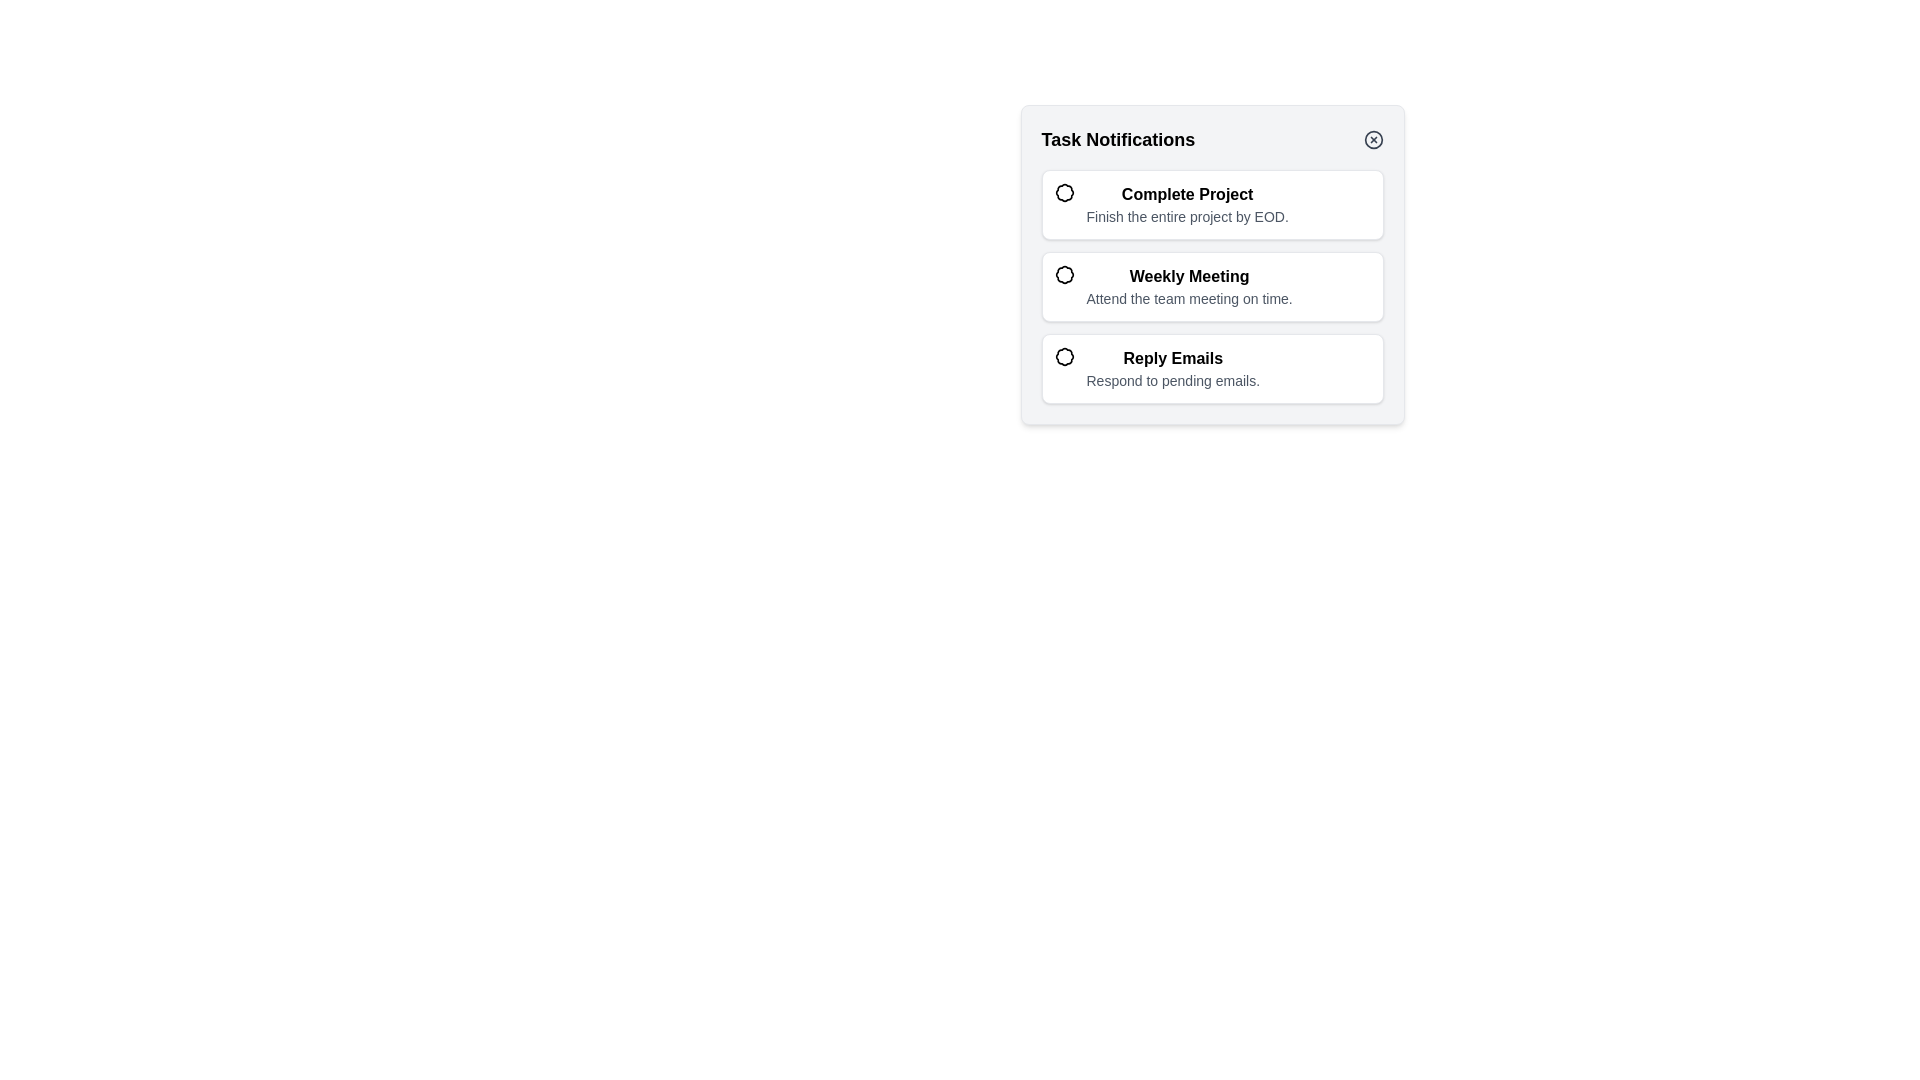 This screenshot has height=1080, width=1920. Describe the element at coordinates (1063, 274) in the screenshot. I see `decorative graphic within the priority badge located to the left of the 'Weekly Meeting' label in the second row of the task list interface` at that location.